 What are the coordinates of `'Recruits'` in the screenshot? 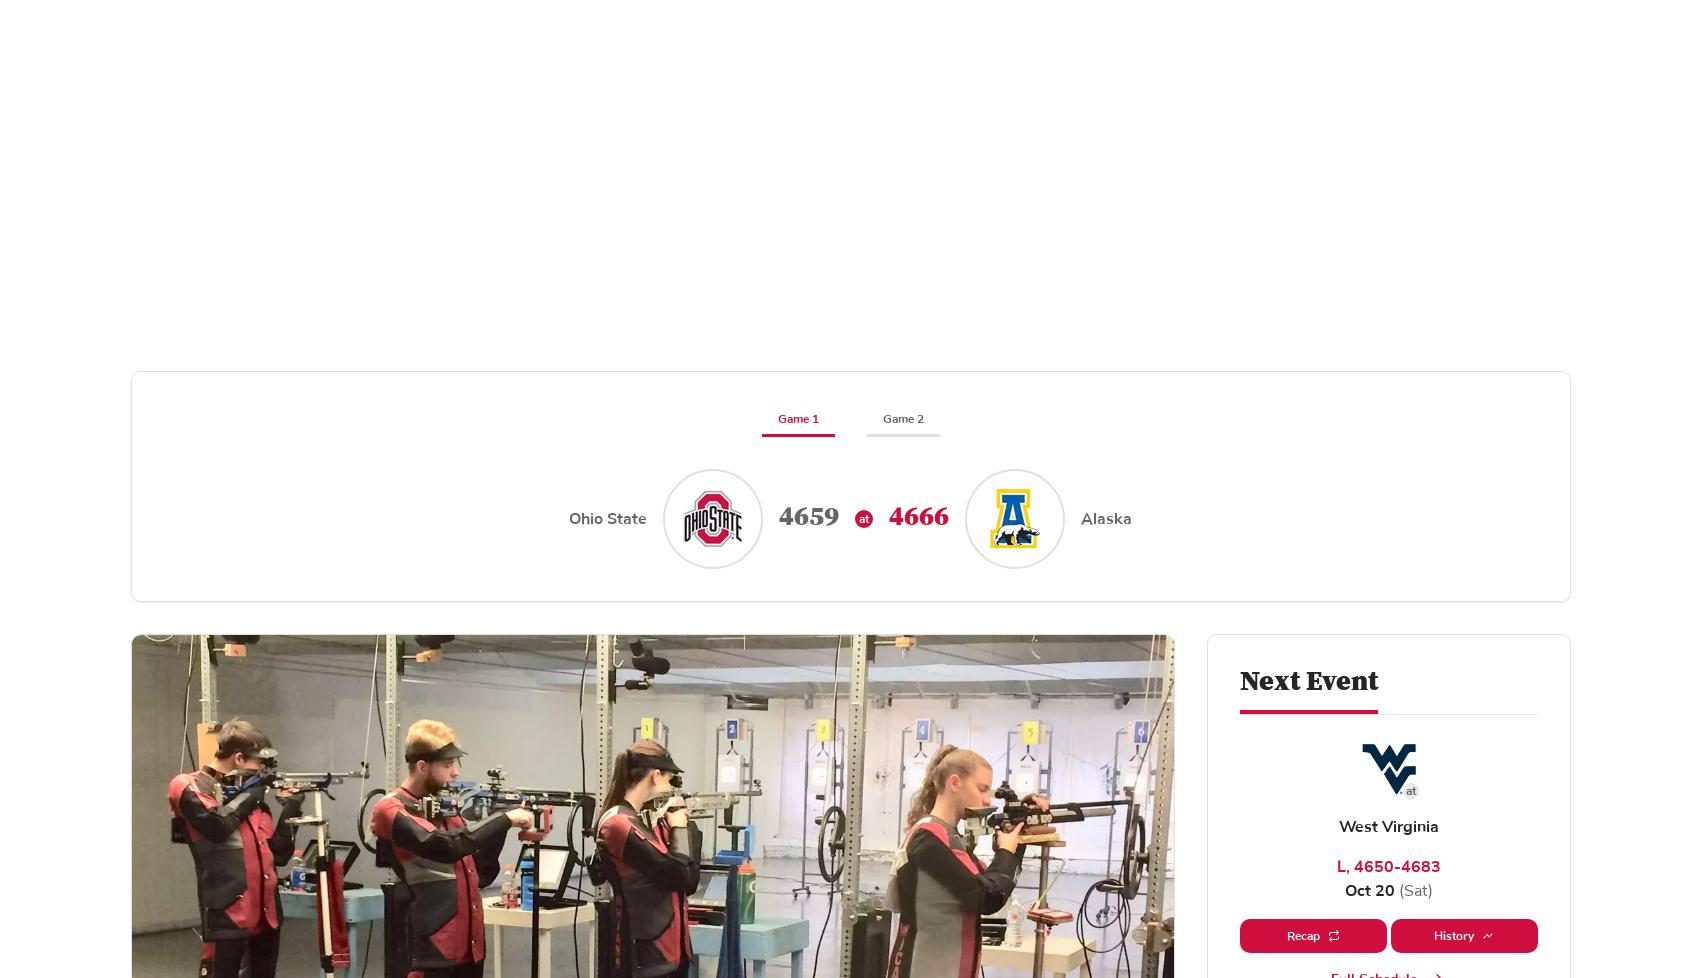 It's located at (61, 366).